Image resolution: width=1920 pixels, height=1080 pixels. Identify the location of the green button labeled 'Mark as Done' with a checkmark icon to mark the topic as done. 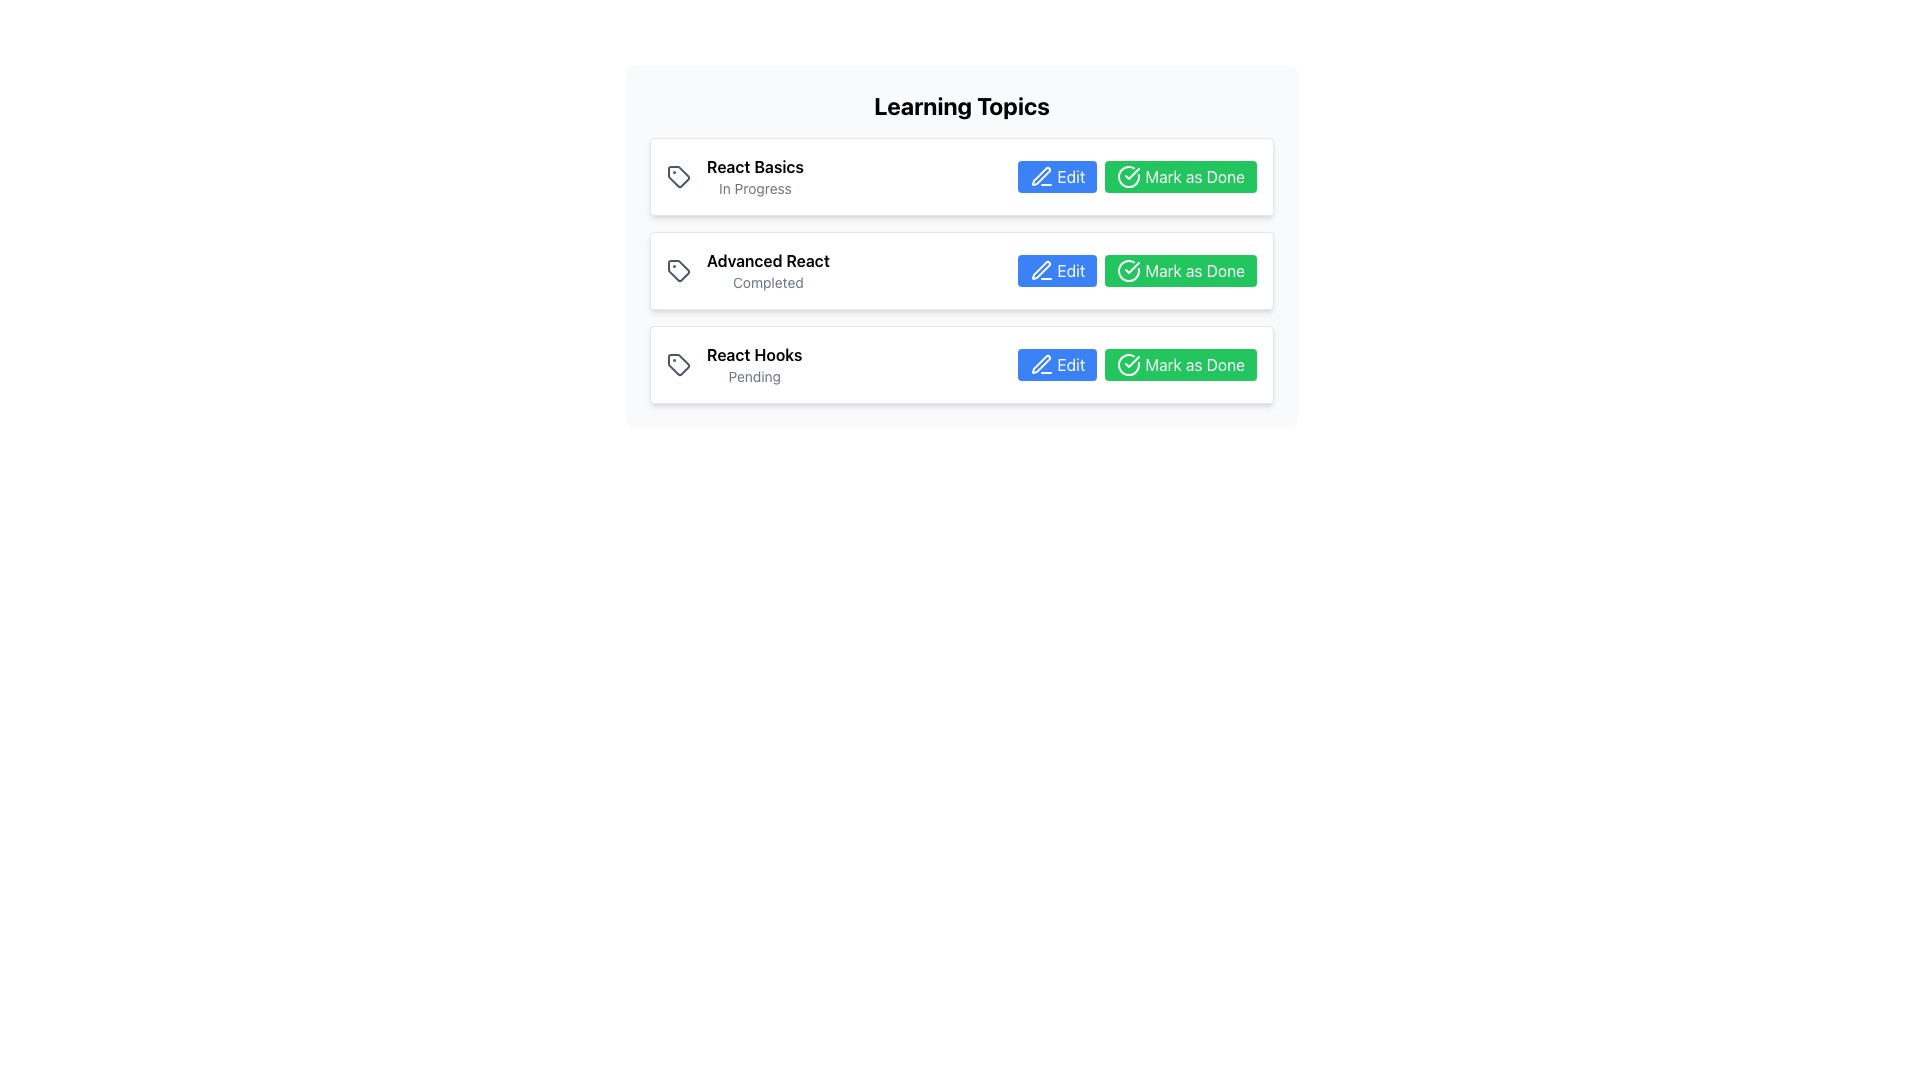
(1181, 270).